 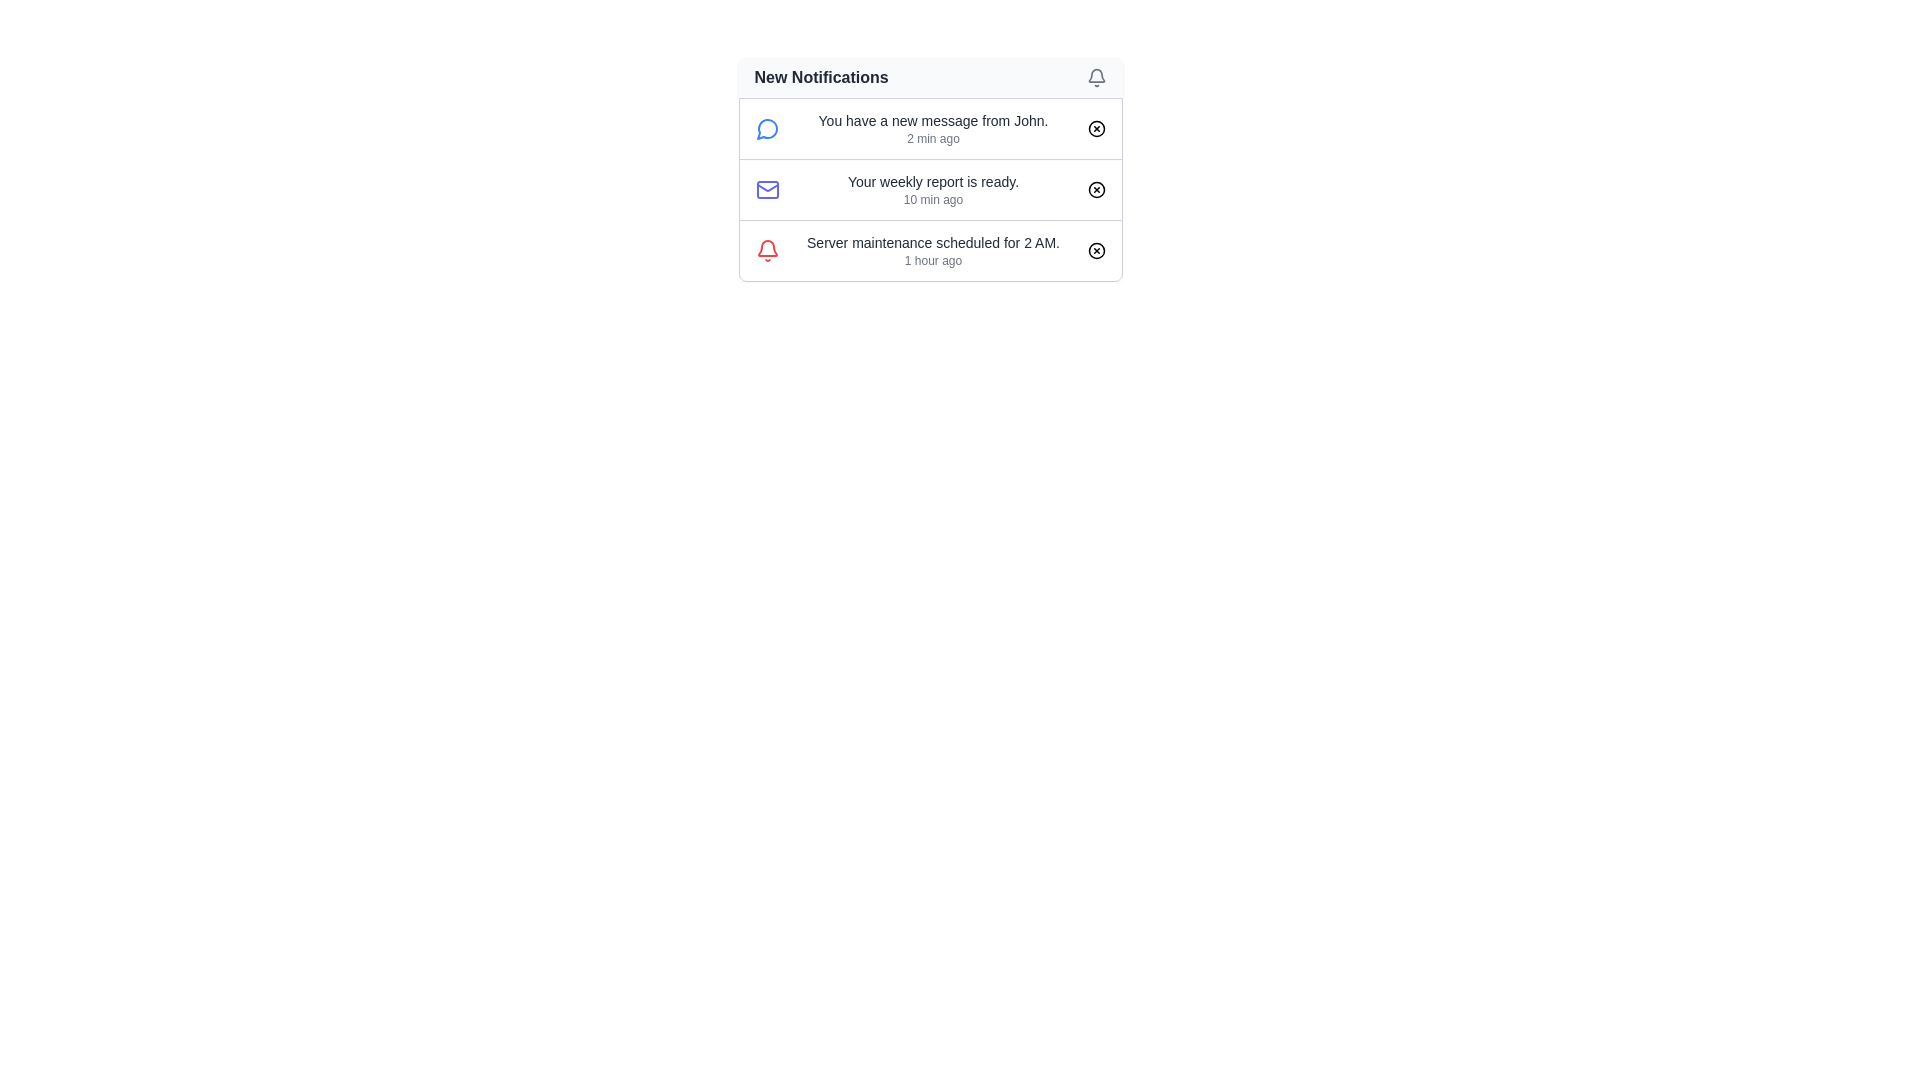 I want to click on the graphic element (circle) within the SVG icon that represents the notification action button for the second notification stating 'Your weekly report is ready.', so click(x=1095, y=189).